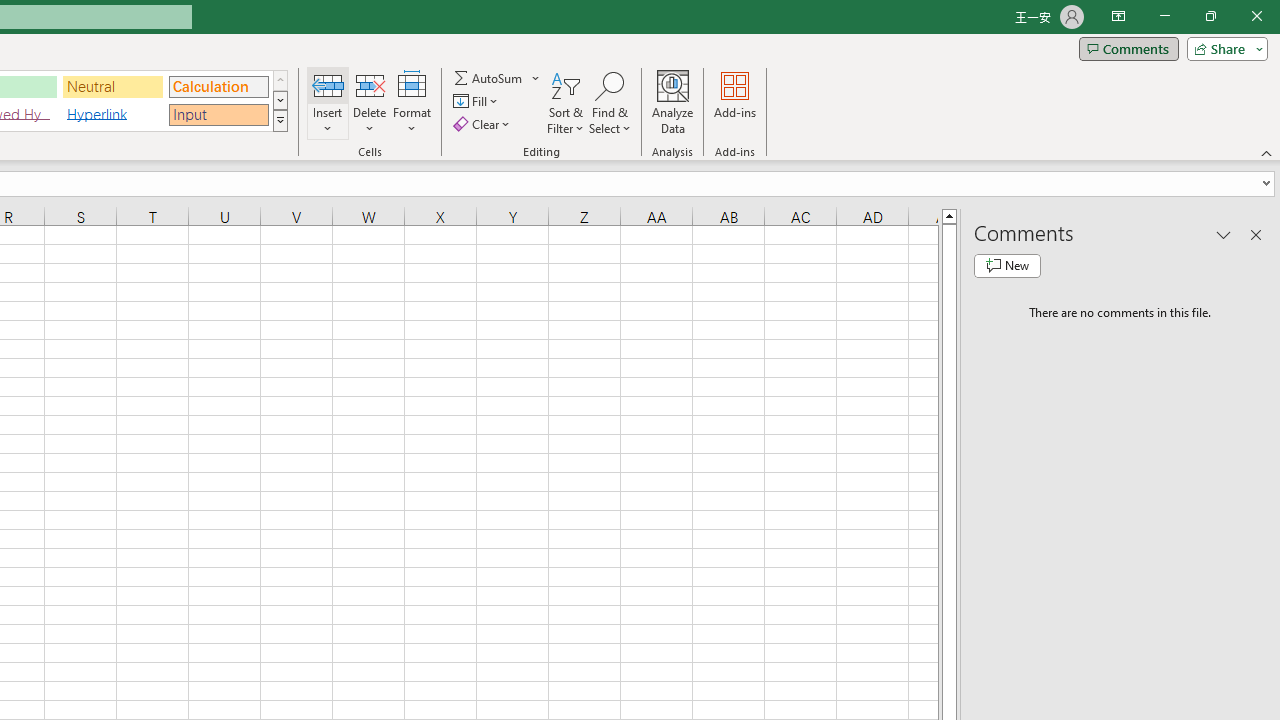 This screenshot has width=1280, height=720. Describe the element at coordinates (279, 79) in the screenshot. I see `'Row up'` at that location.